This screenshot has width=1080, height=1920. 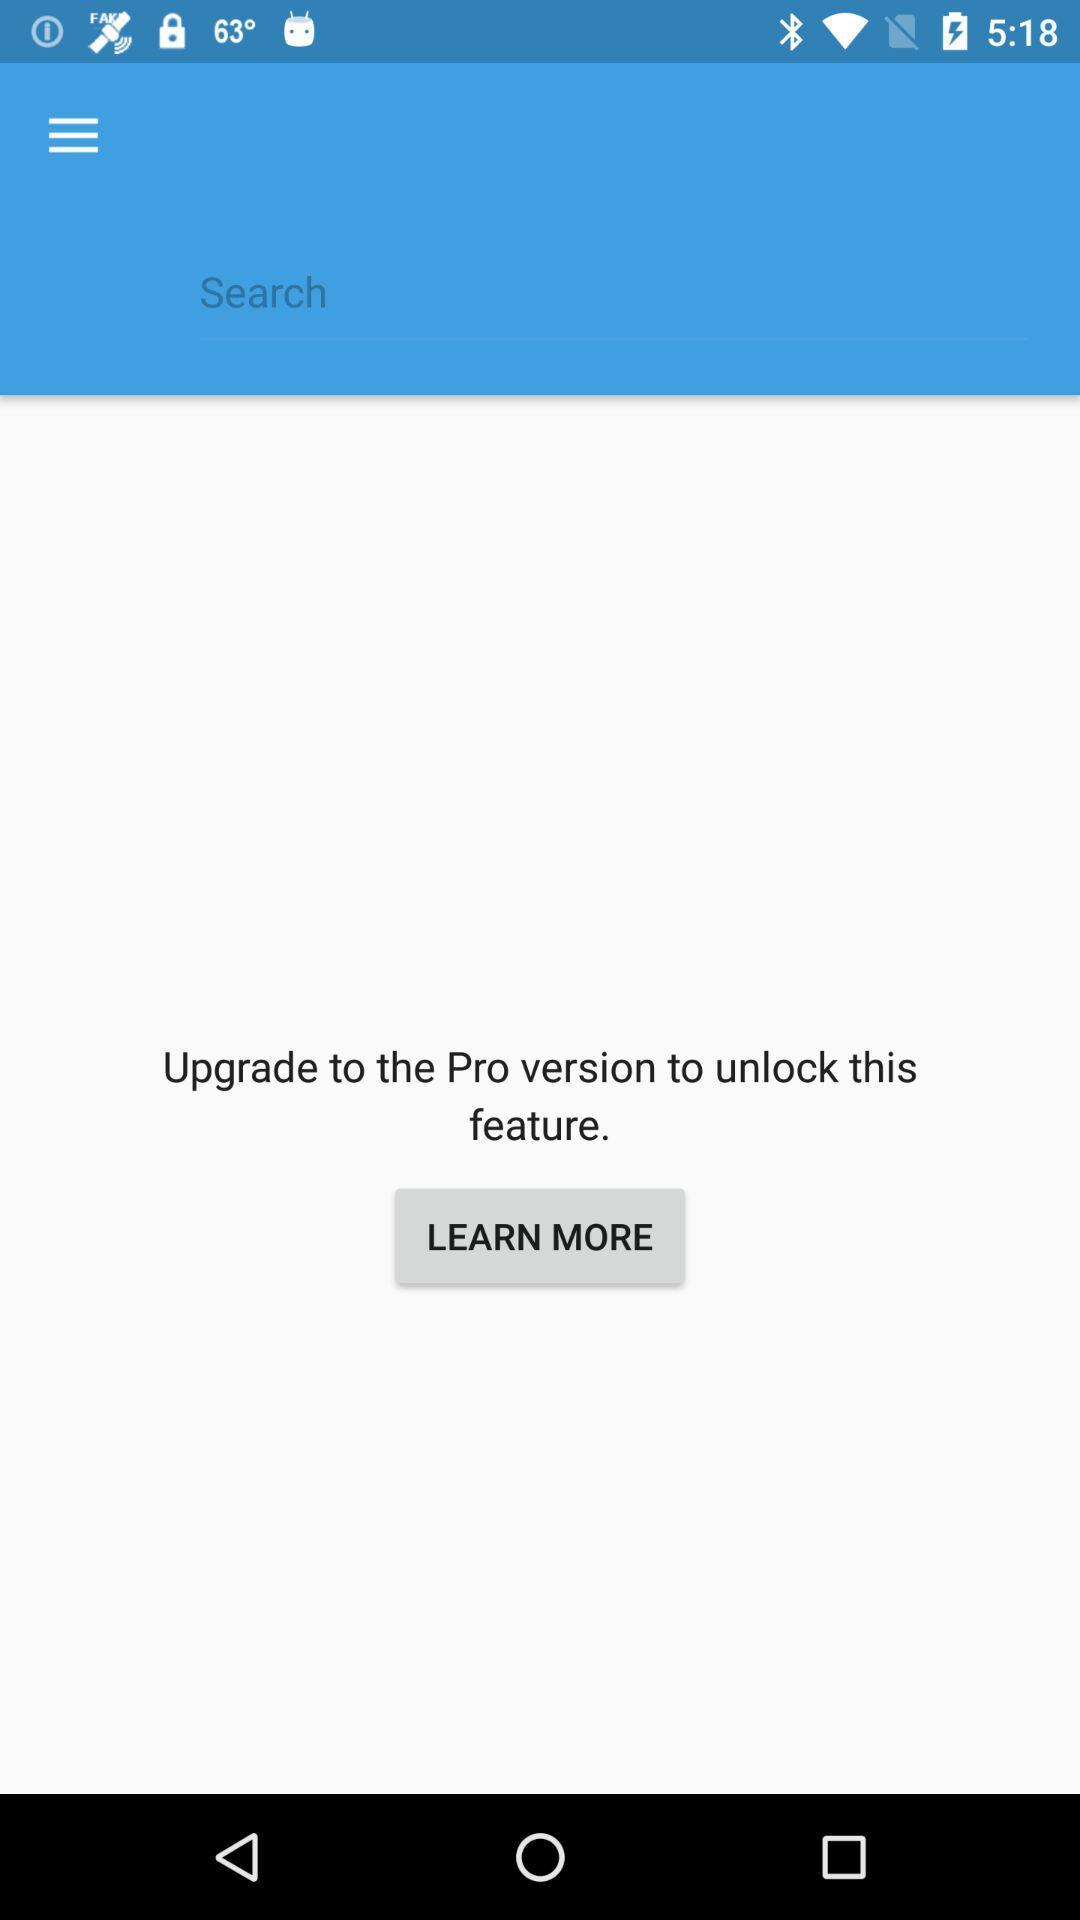 I want to click on icon above the upgrade to the, so click(x=612, y=301).